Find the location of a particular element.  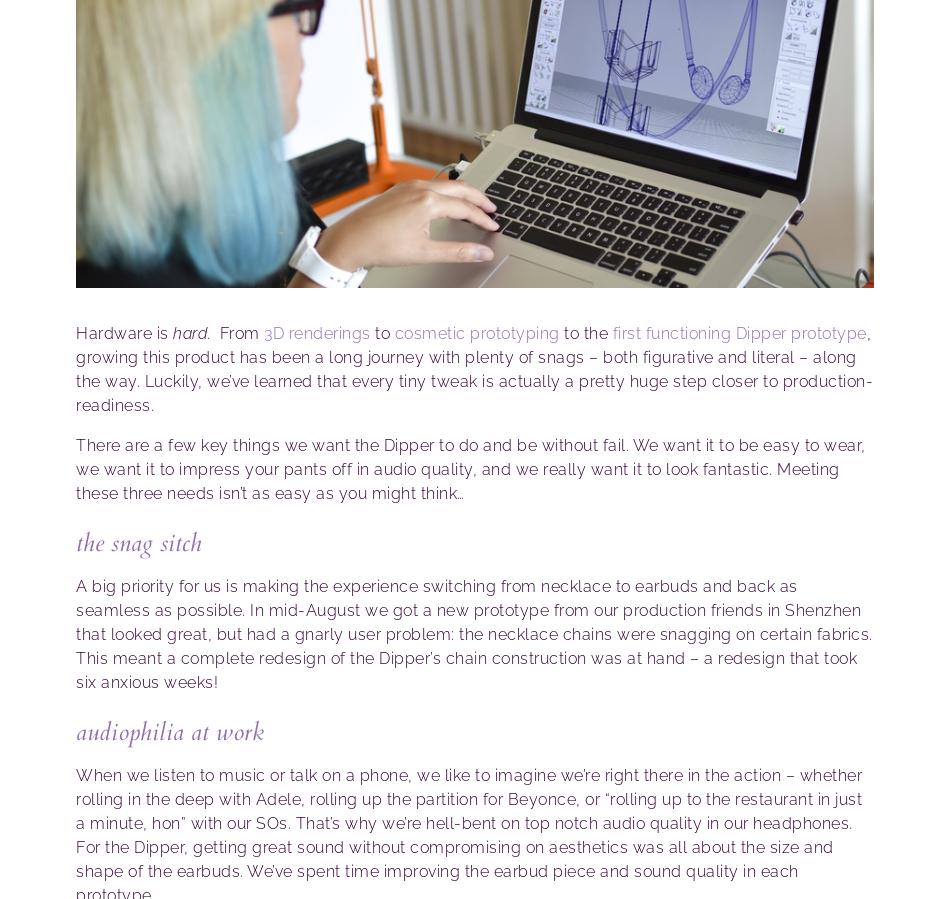

'The Snag Sitch' is located at coordinates (138, 543).